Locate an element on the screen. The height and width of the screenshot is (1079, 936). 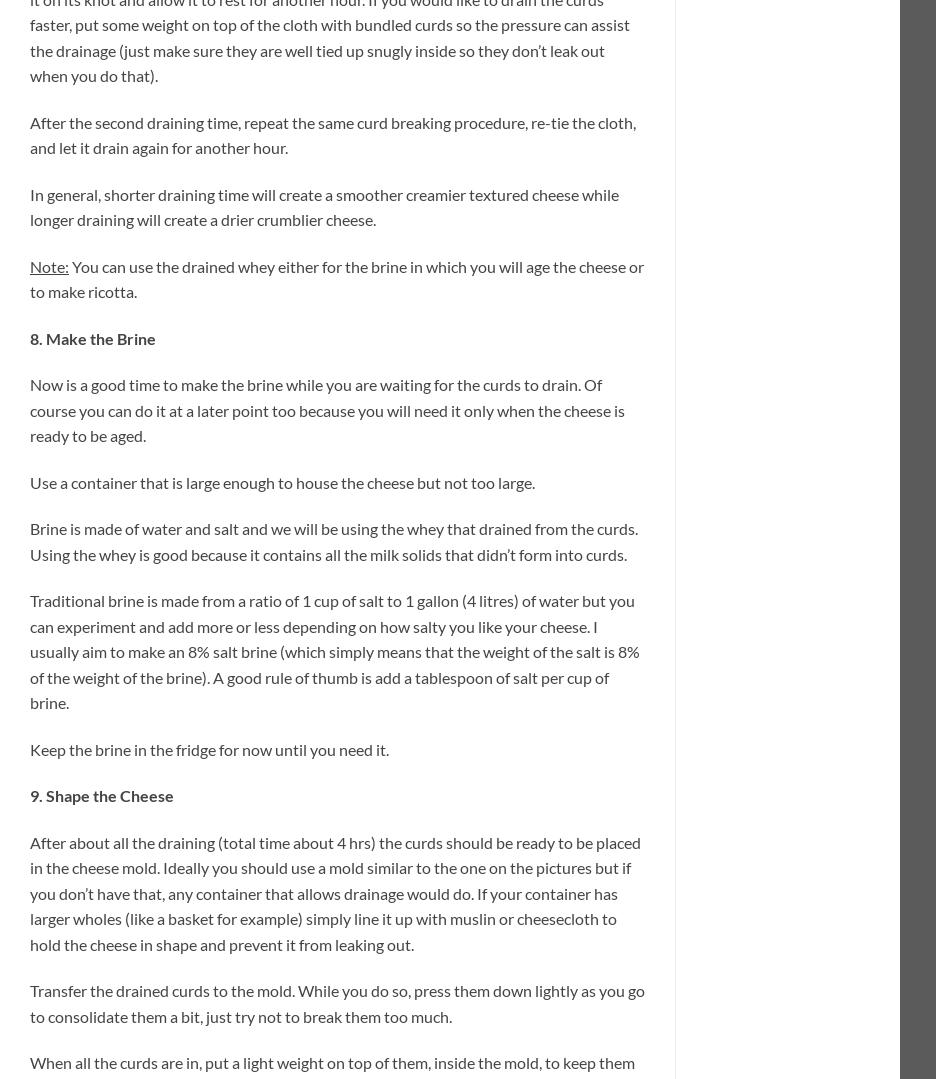
'9. Shape the Cheese' is located at coordinates (29, 794).